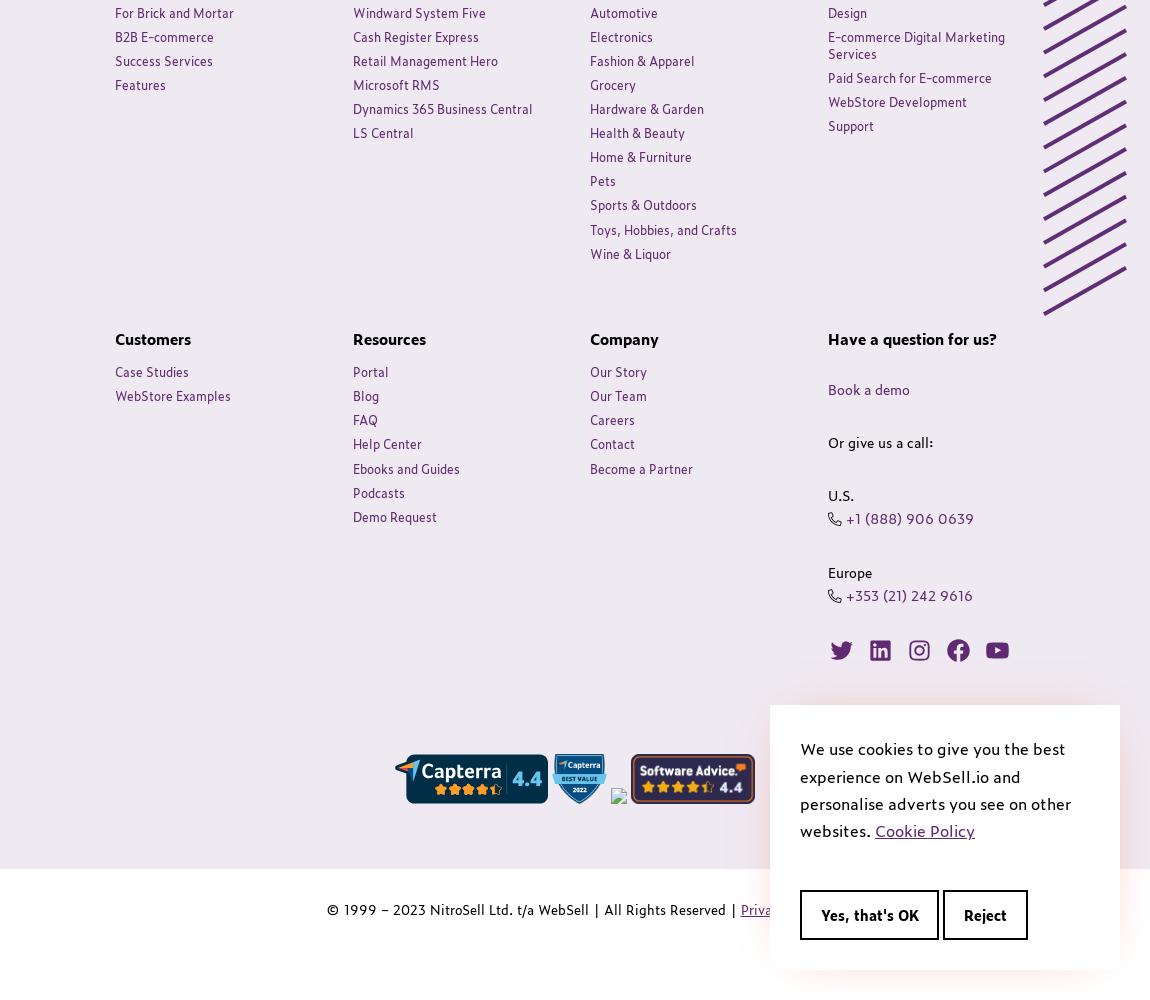 The height and width of the screenshot is (1000, 1150). I want to click on 'Our Story', so click(617, 370).